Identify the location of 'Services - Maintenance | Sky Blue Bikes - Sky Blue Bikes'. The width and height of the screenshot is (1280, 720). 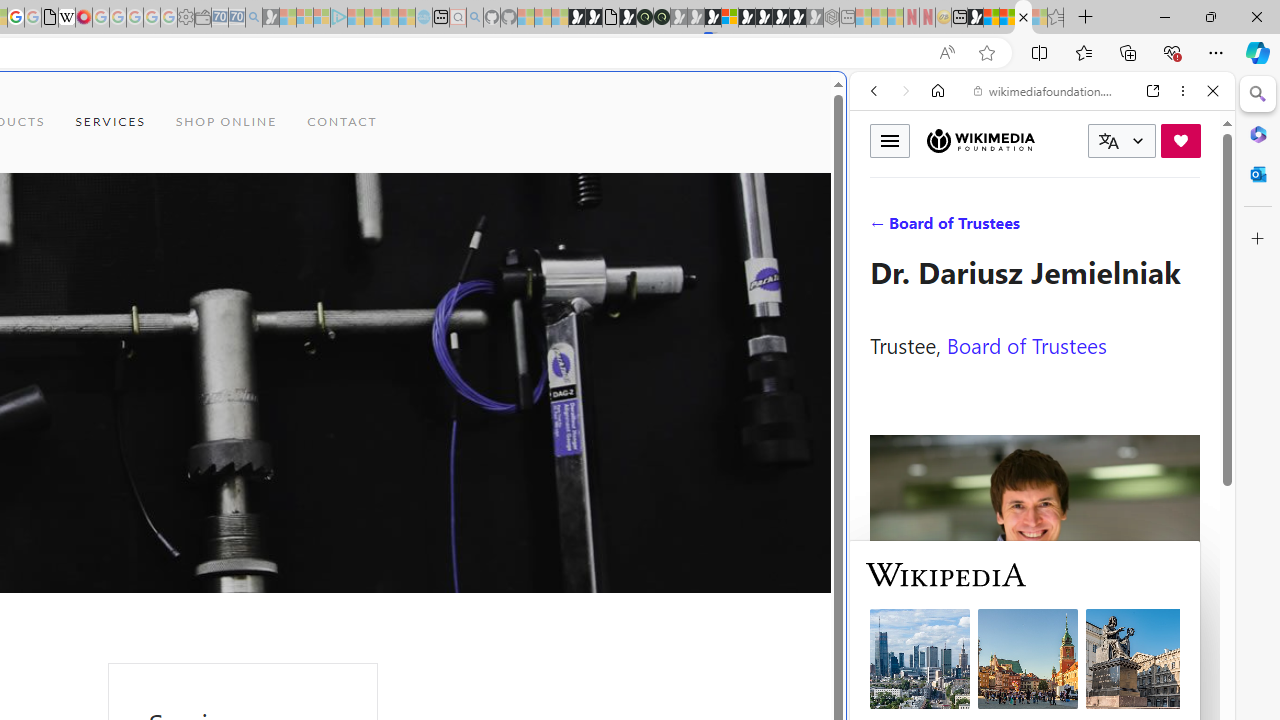
(1023, 17).